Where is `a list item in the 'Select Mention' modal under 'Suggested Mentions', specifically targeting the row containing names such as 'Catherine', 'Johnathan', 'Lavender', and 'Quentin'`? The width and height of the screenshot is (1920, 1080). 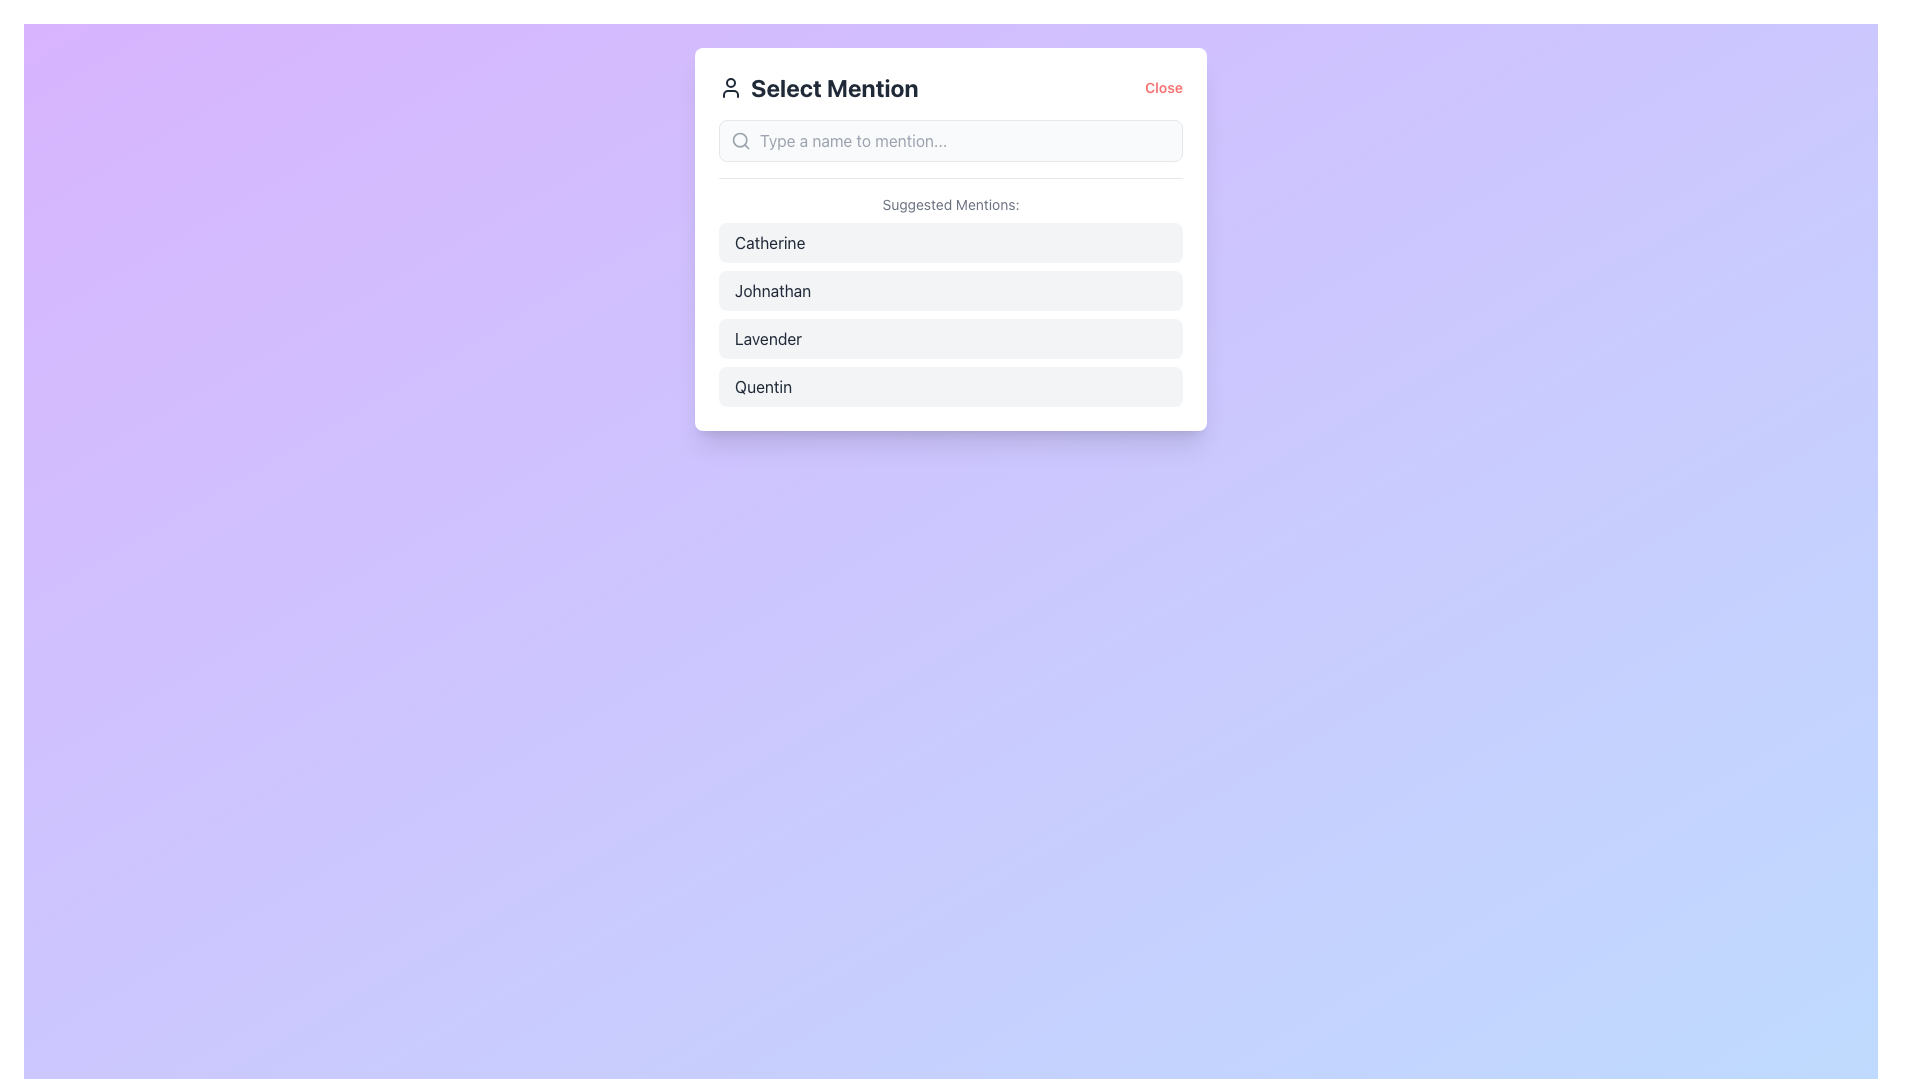
a list item in the 'Select Mention' modal under 'Suggested Mentions', specifically targeting the row containing names such as 'Catherine', 'Johnathan', 'Lavender', and 'Quentin' is located at coordinates (949, 315).